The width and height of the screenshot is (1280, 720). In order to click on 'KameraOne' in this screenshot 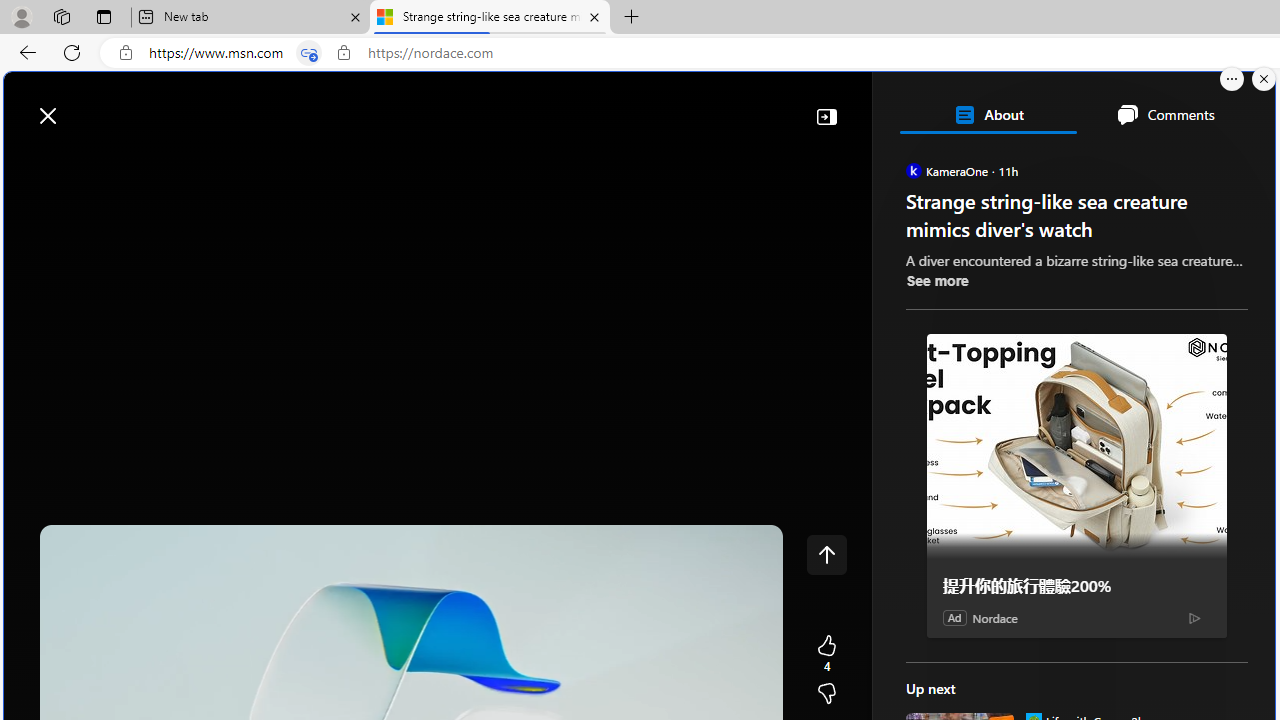, I will do `click(912, 169)`.